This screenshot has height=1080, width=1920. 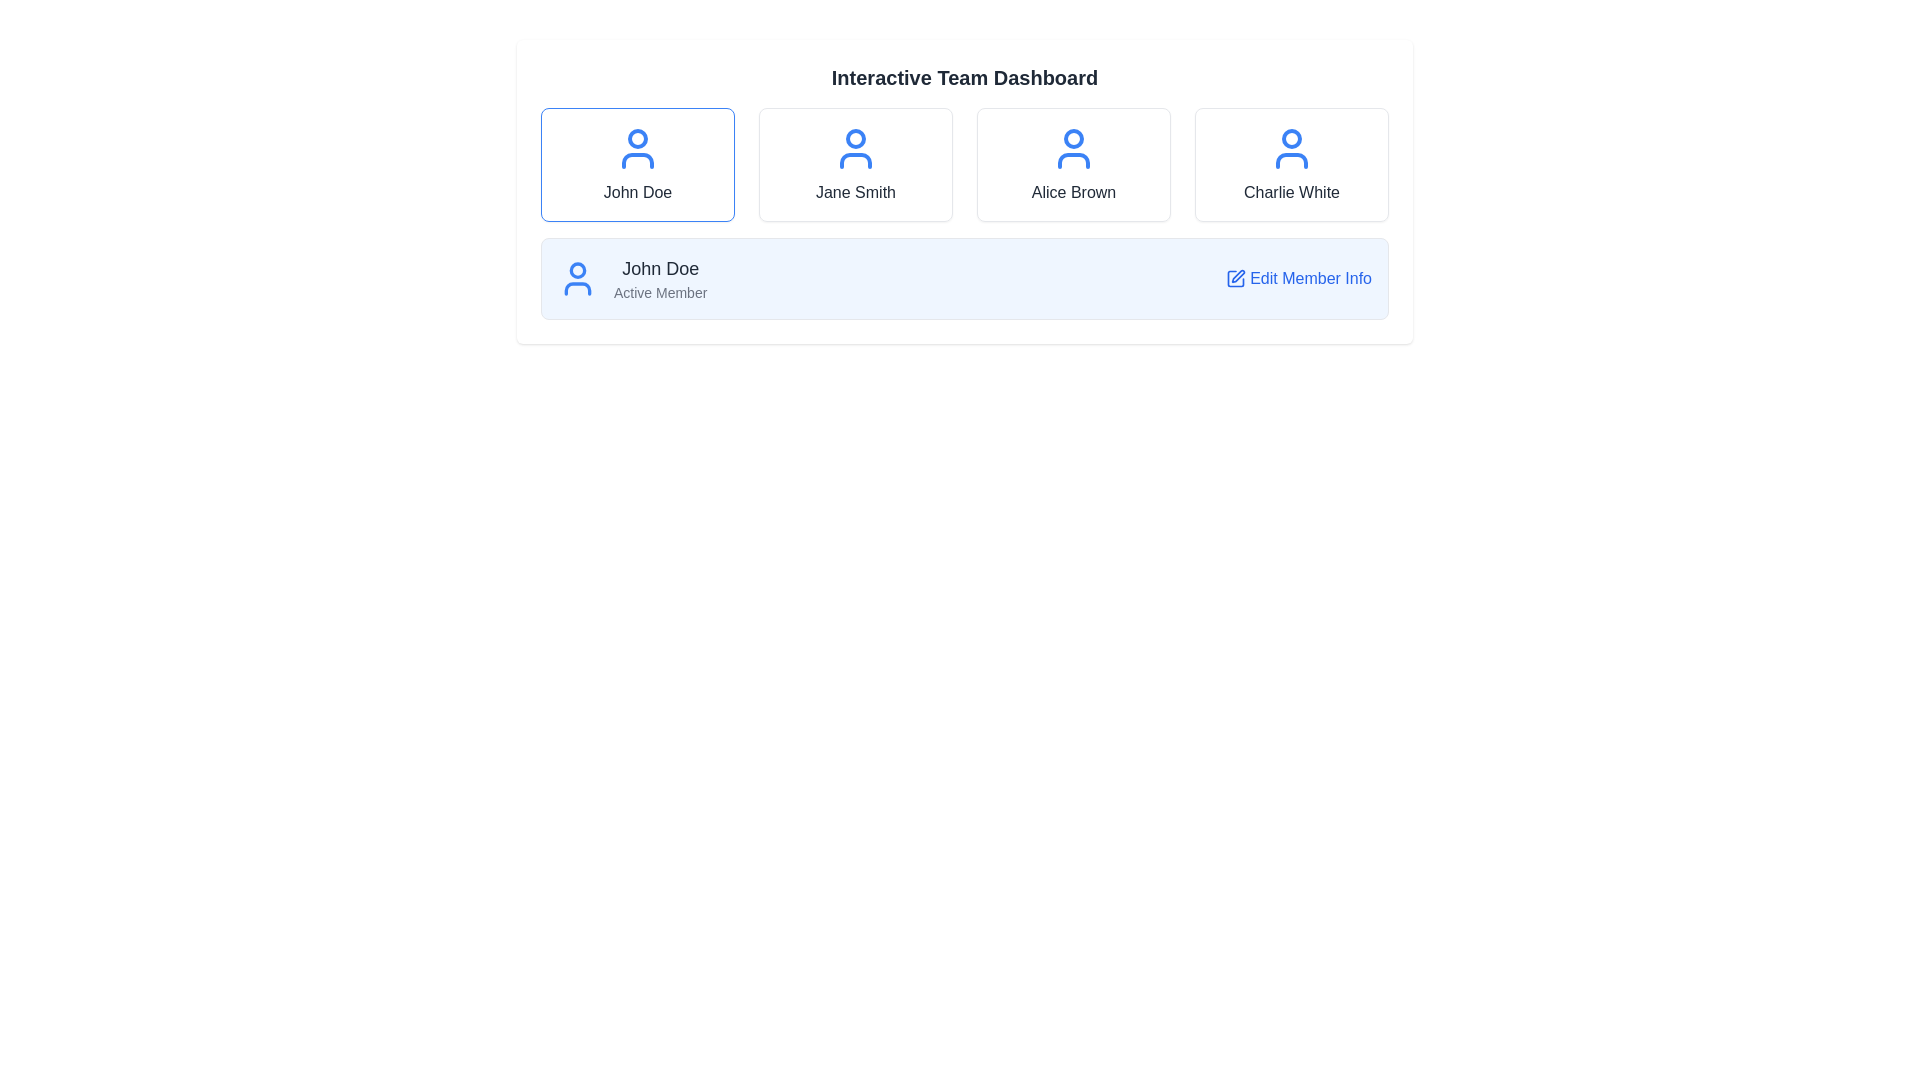 I want to click on the user's profile summary card located at the top left of the grid to activate hover effects, so click(x=637, y=164).